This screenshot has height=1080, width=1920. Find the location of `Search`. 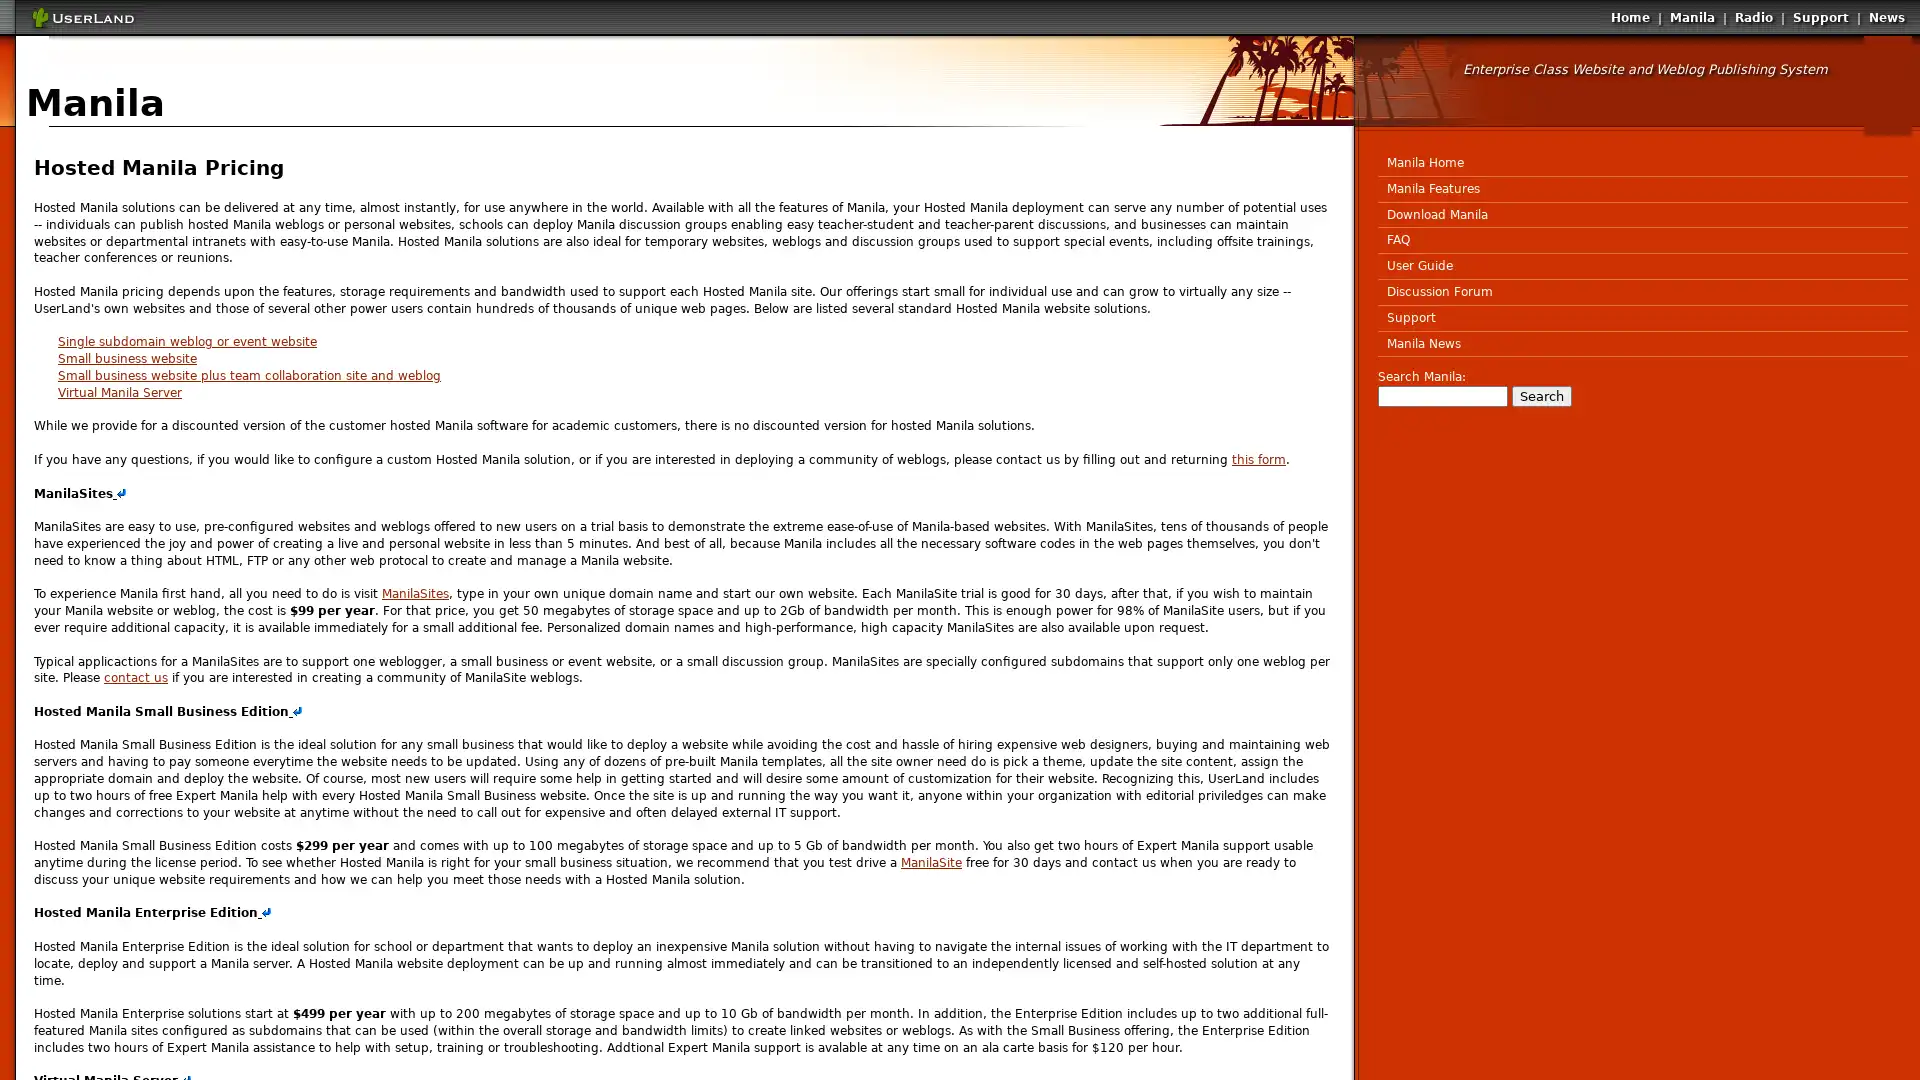

Search is located at coordinates (1540, 396).